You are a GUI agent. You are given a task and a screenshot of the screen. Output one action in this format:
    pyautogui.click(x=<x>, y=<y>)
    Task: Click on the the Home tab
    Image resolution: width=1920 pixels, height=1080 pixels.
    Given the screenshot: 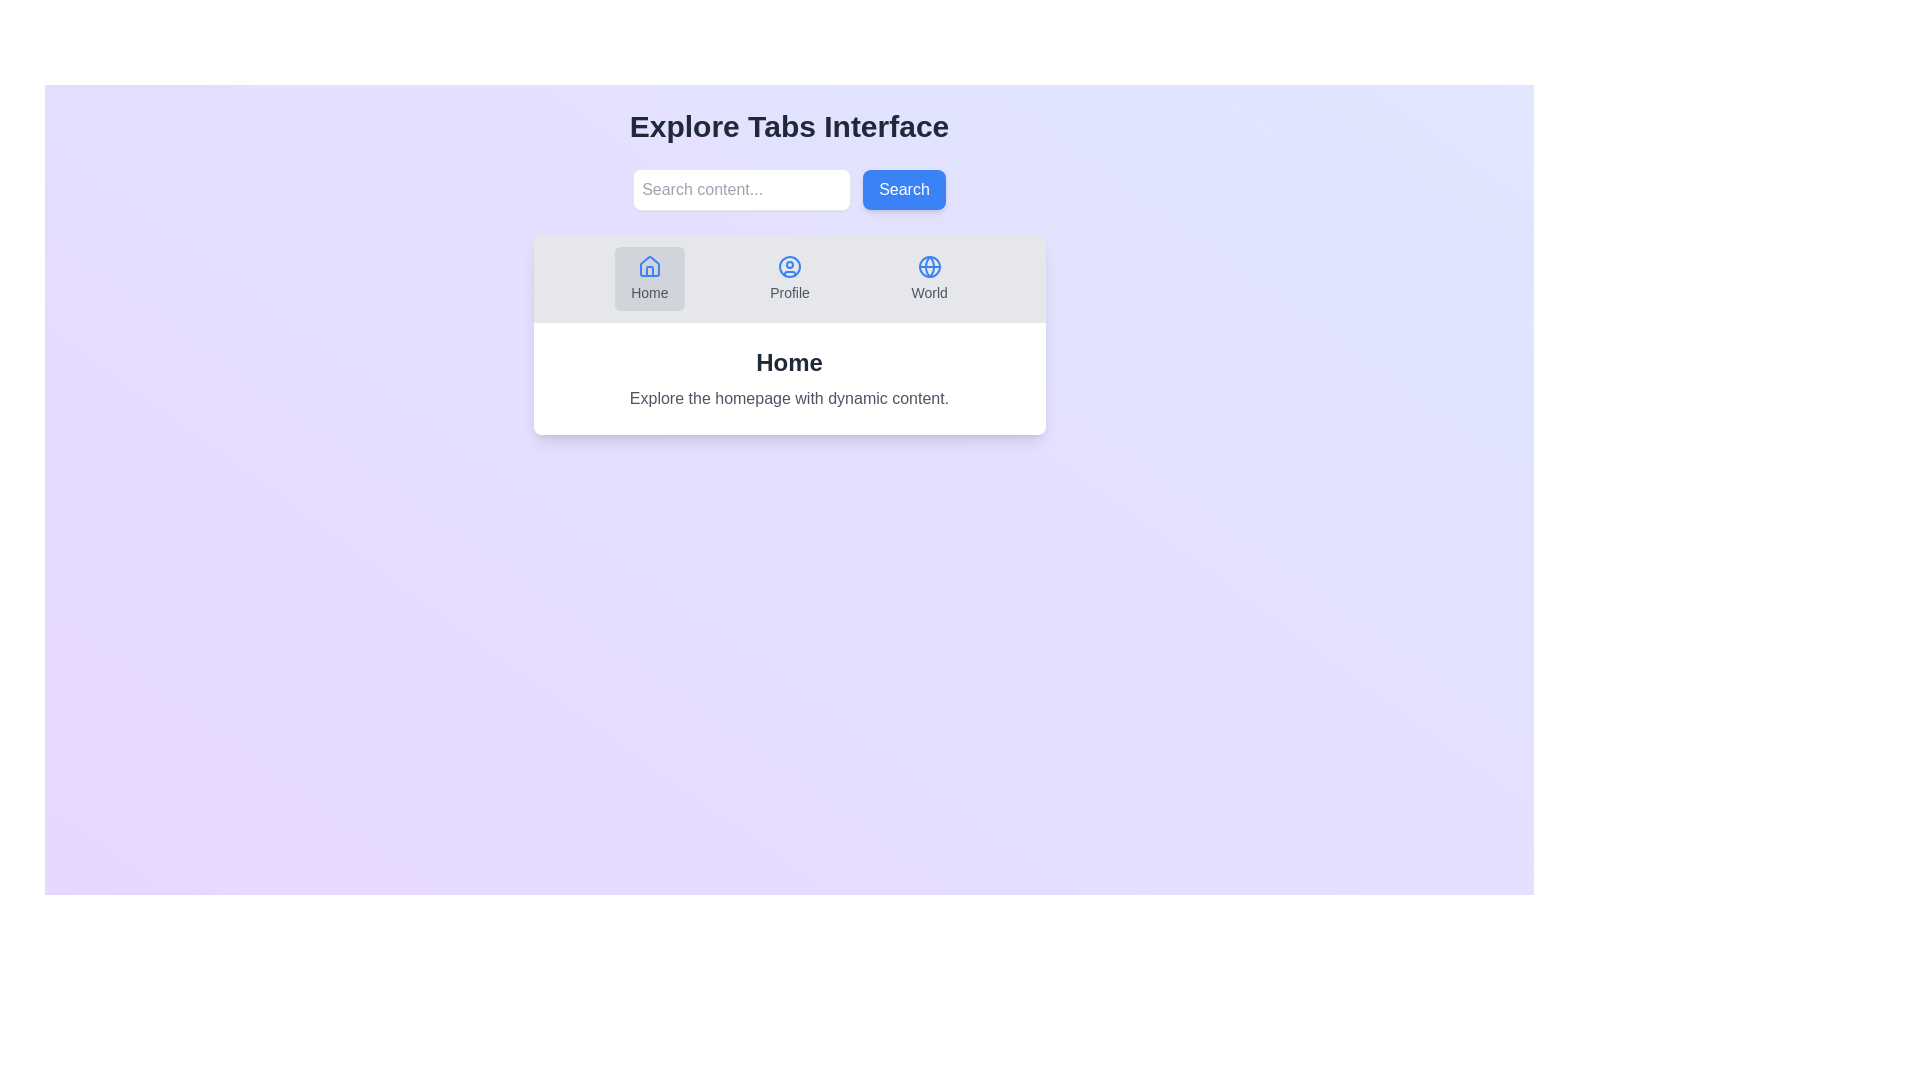 What is the action you would take?
    pyautogui.click(x=649, y=278)
    